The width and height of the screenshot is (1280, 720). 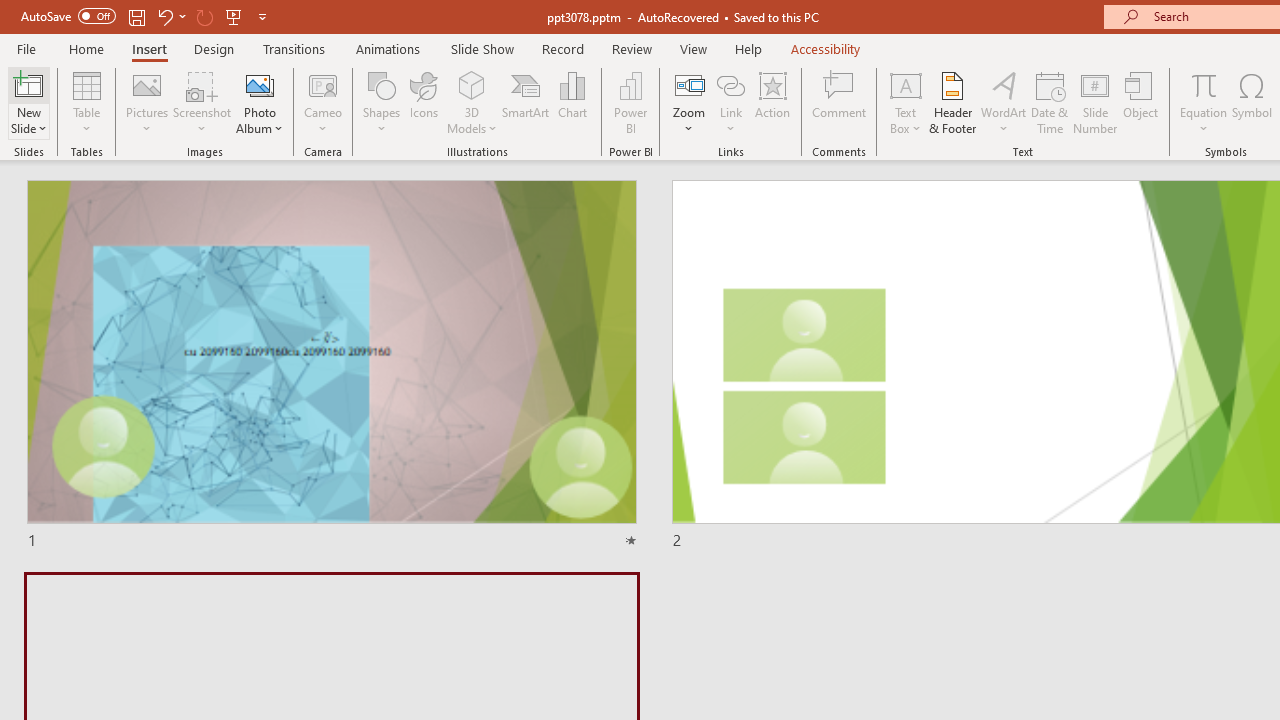 What do you see at coordinates (1004, 103) in the screenshot?
I see `'WordArt'` at bounding box center [1004, 103].